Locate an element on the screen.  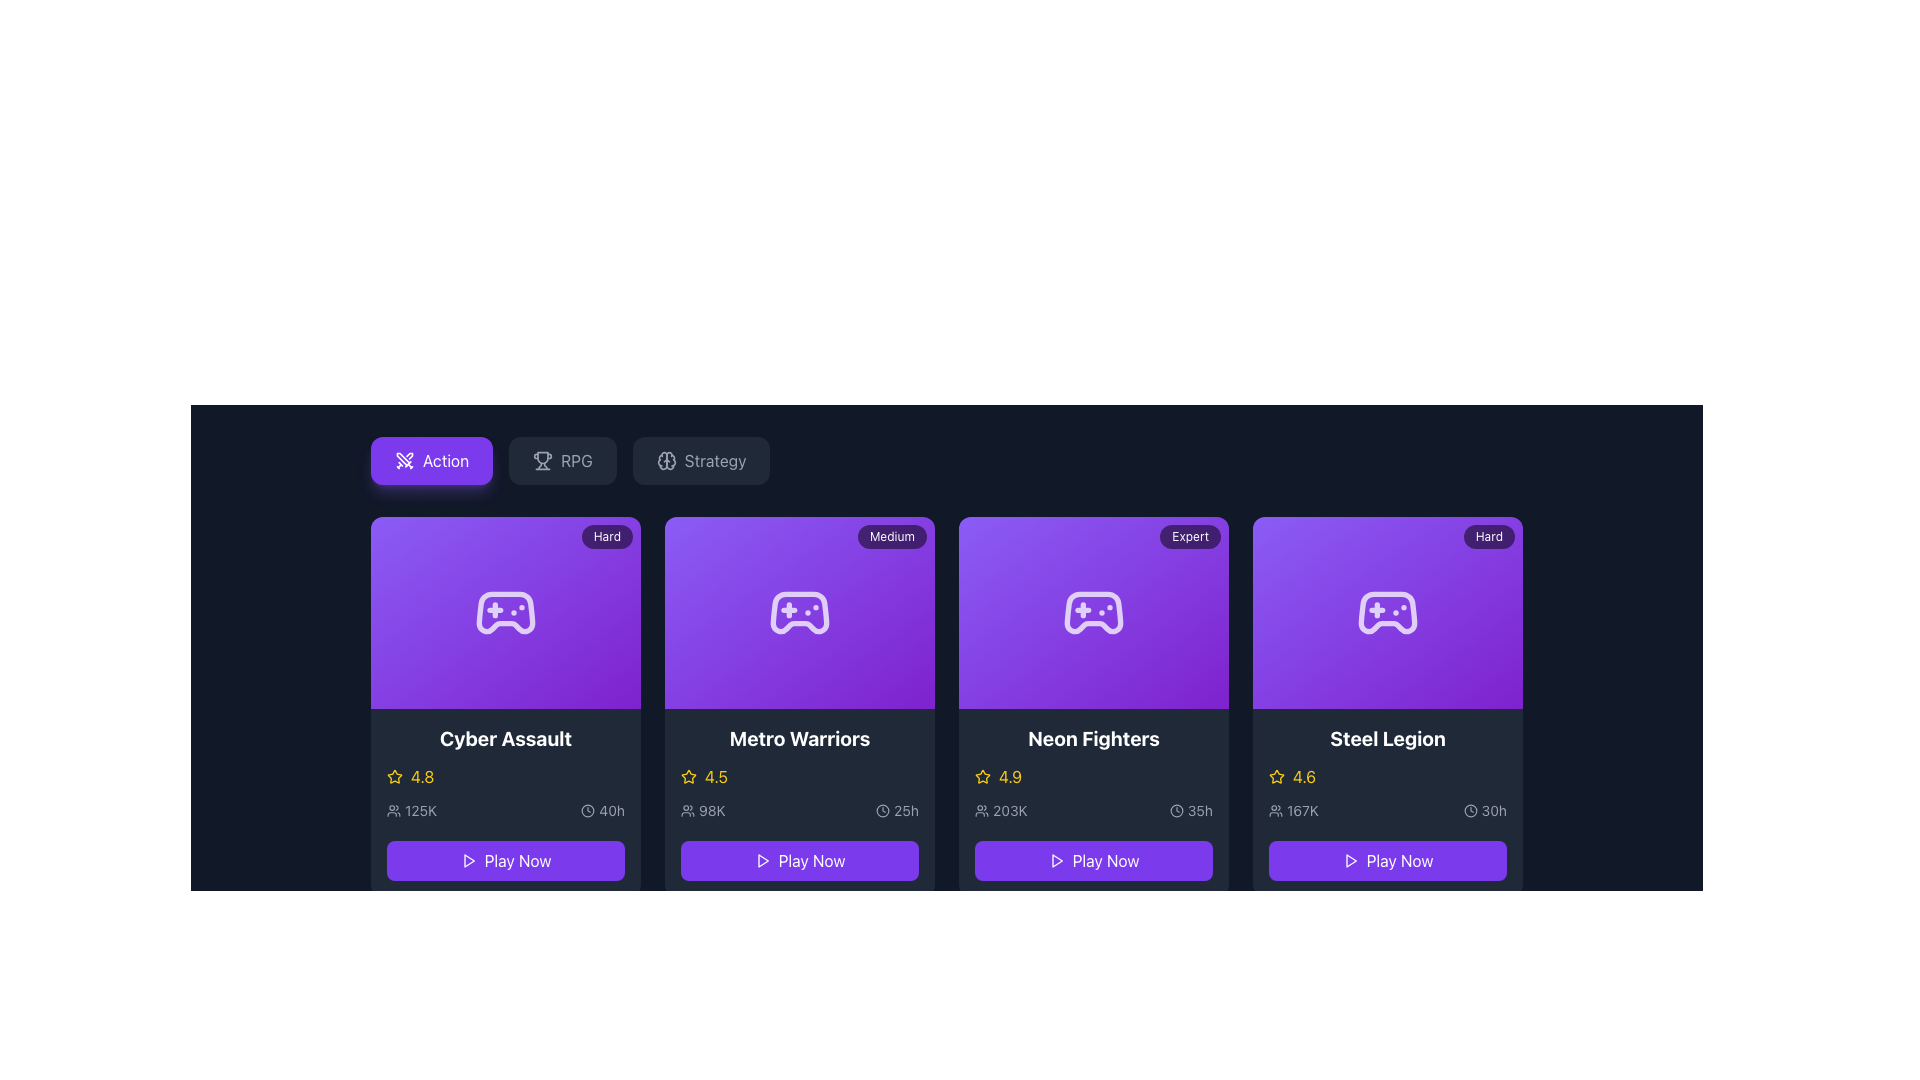
the 'Play Now' button, which is a violet rectangular button with rounded edges located below the 'Cyber Assault' label in the first game card is located at coordinates (505, 859).